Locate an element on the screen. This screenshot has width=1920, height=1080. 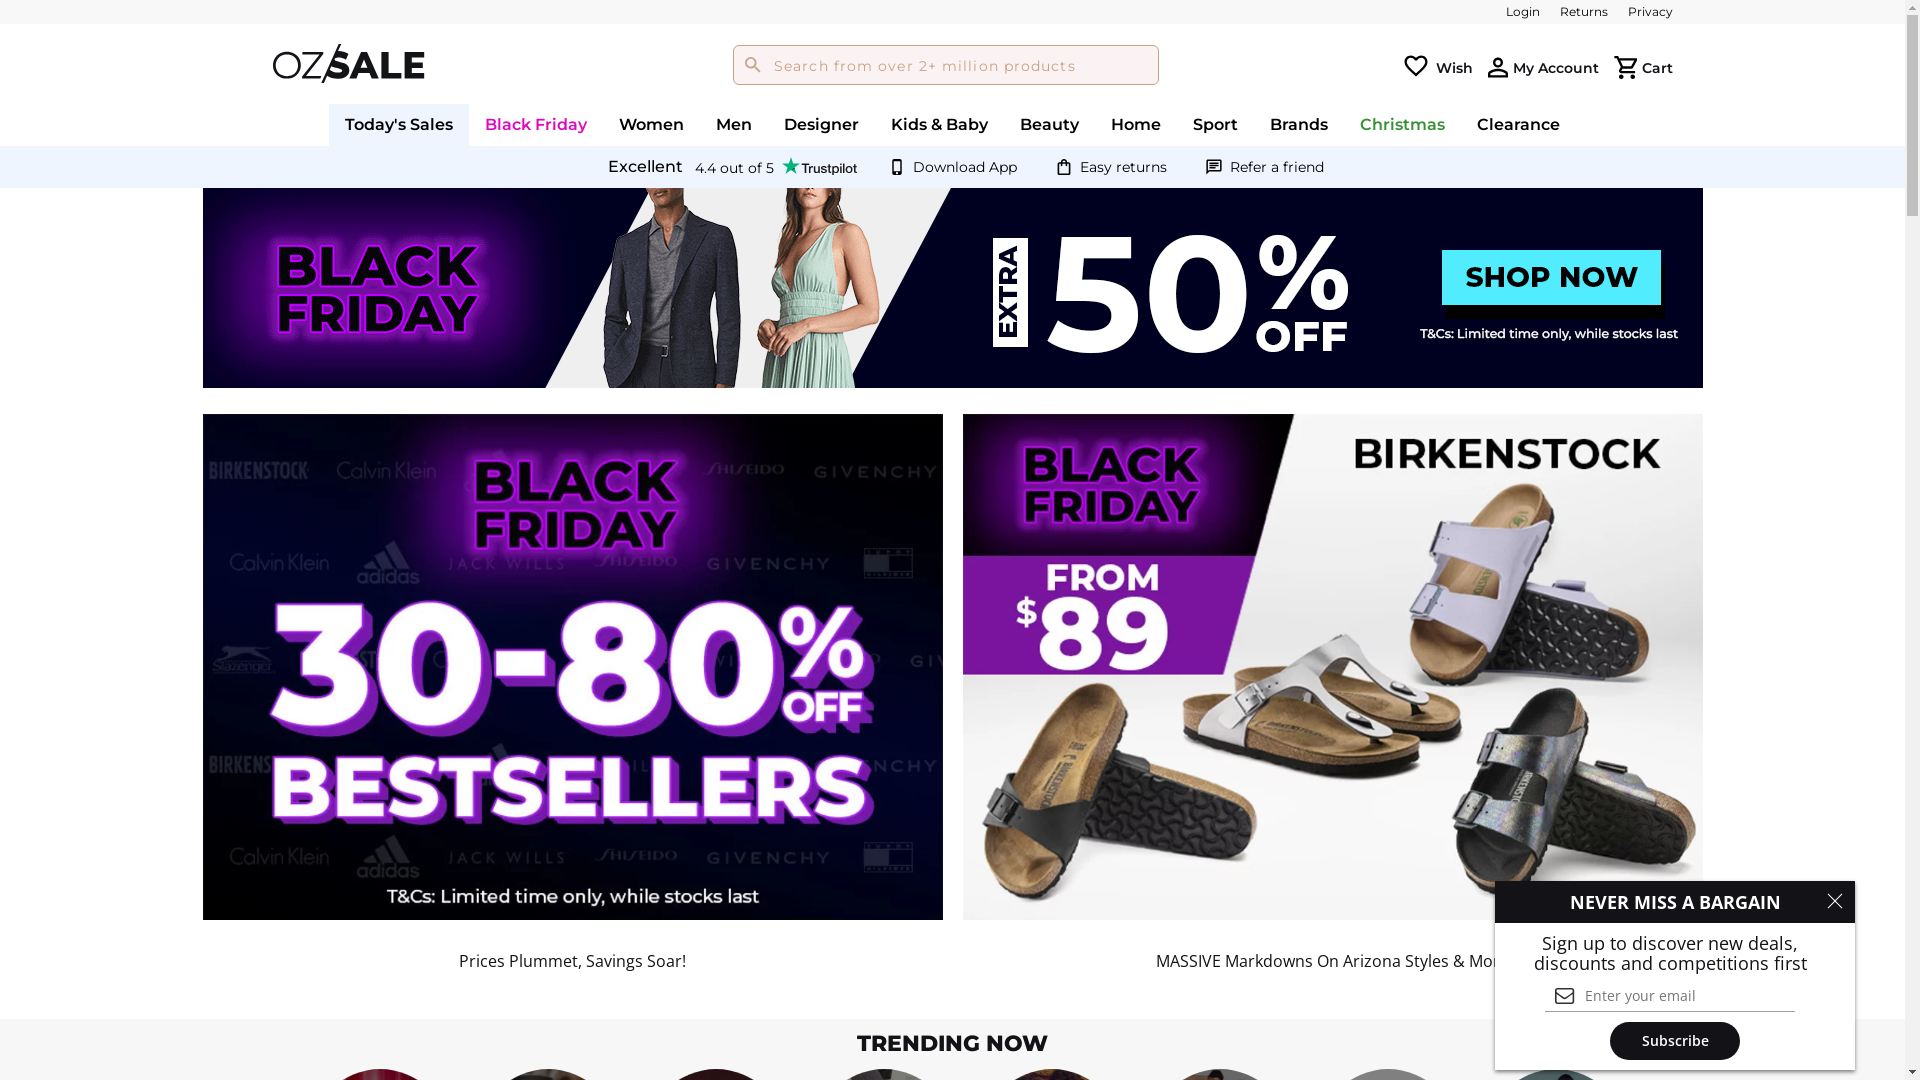
'Returns' is located at coordinates (1583, 12).